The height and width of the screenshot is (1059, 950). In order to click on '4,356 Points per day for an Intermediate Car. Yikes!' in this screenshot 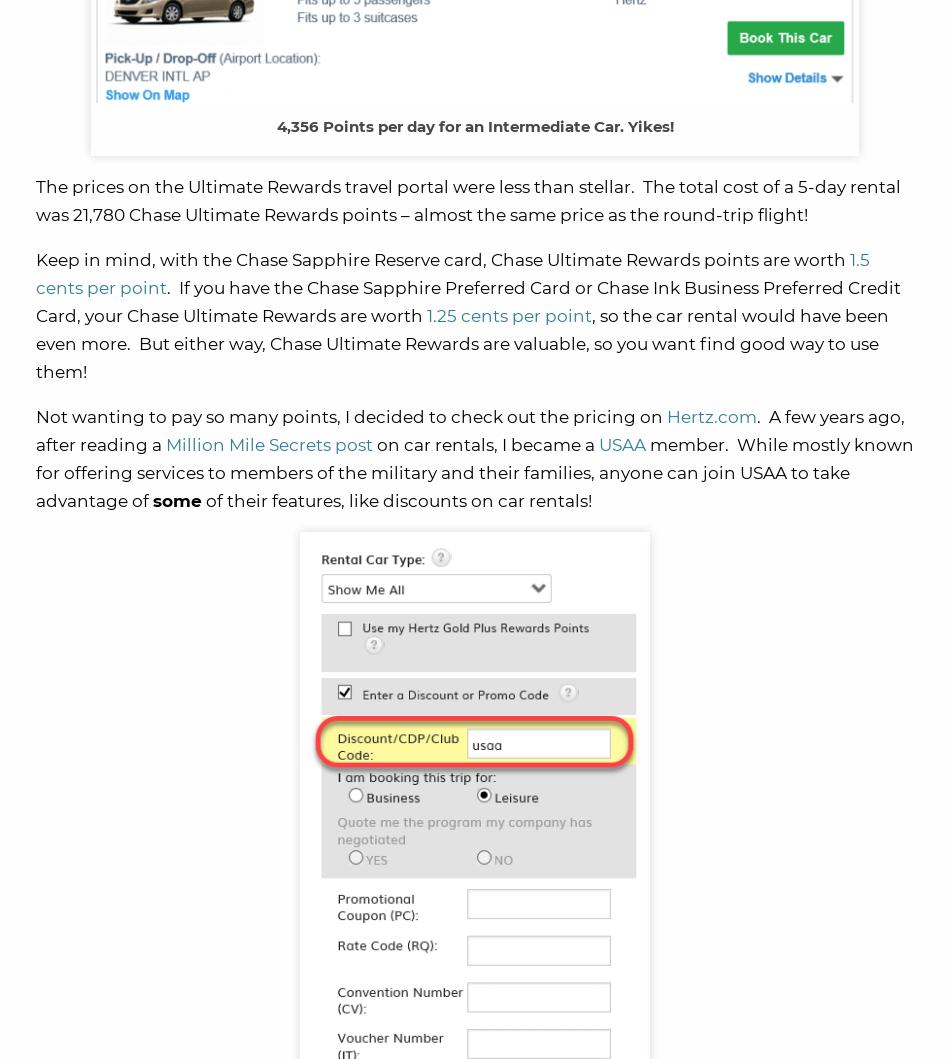, I will do `click(274, 125)`.